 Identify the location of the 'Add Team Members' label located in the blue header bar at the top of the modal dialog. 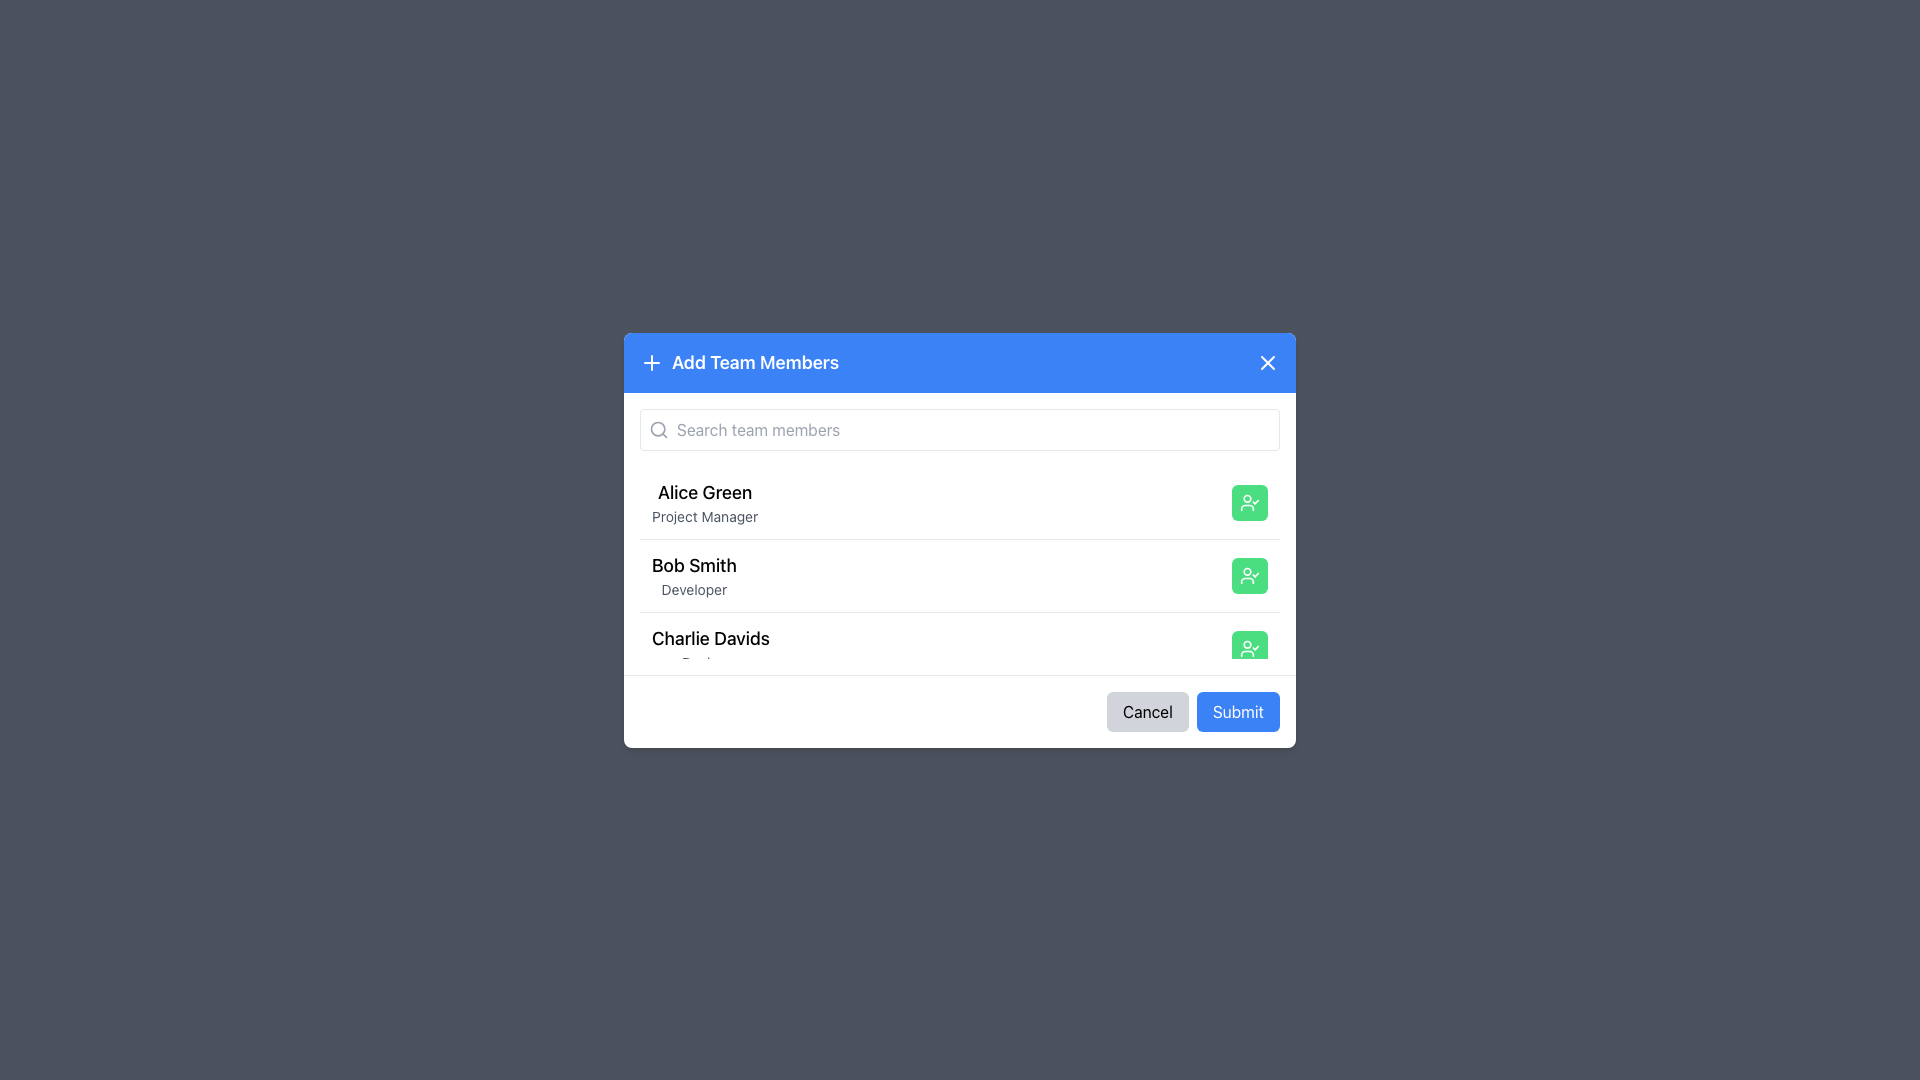
(738, 362).